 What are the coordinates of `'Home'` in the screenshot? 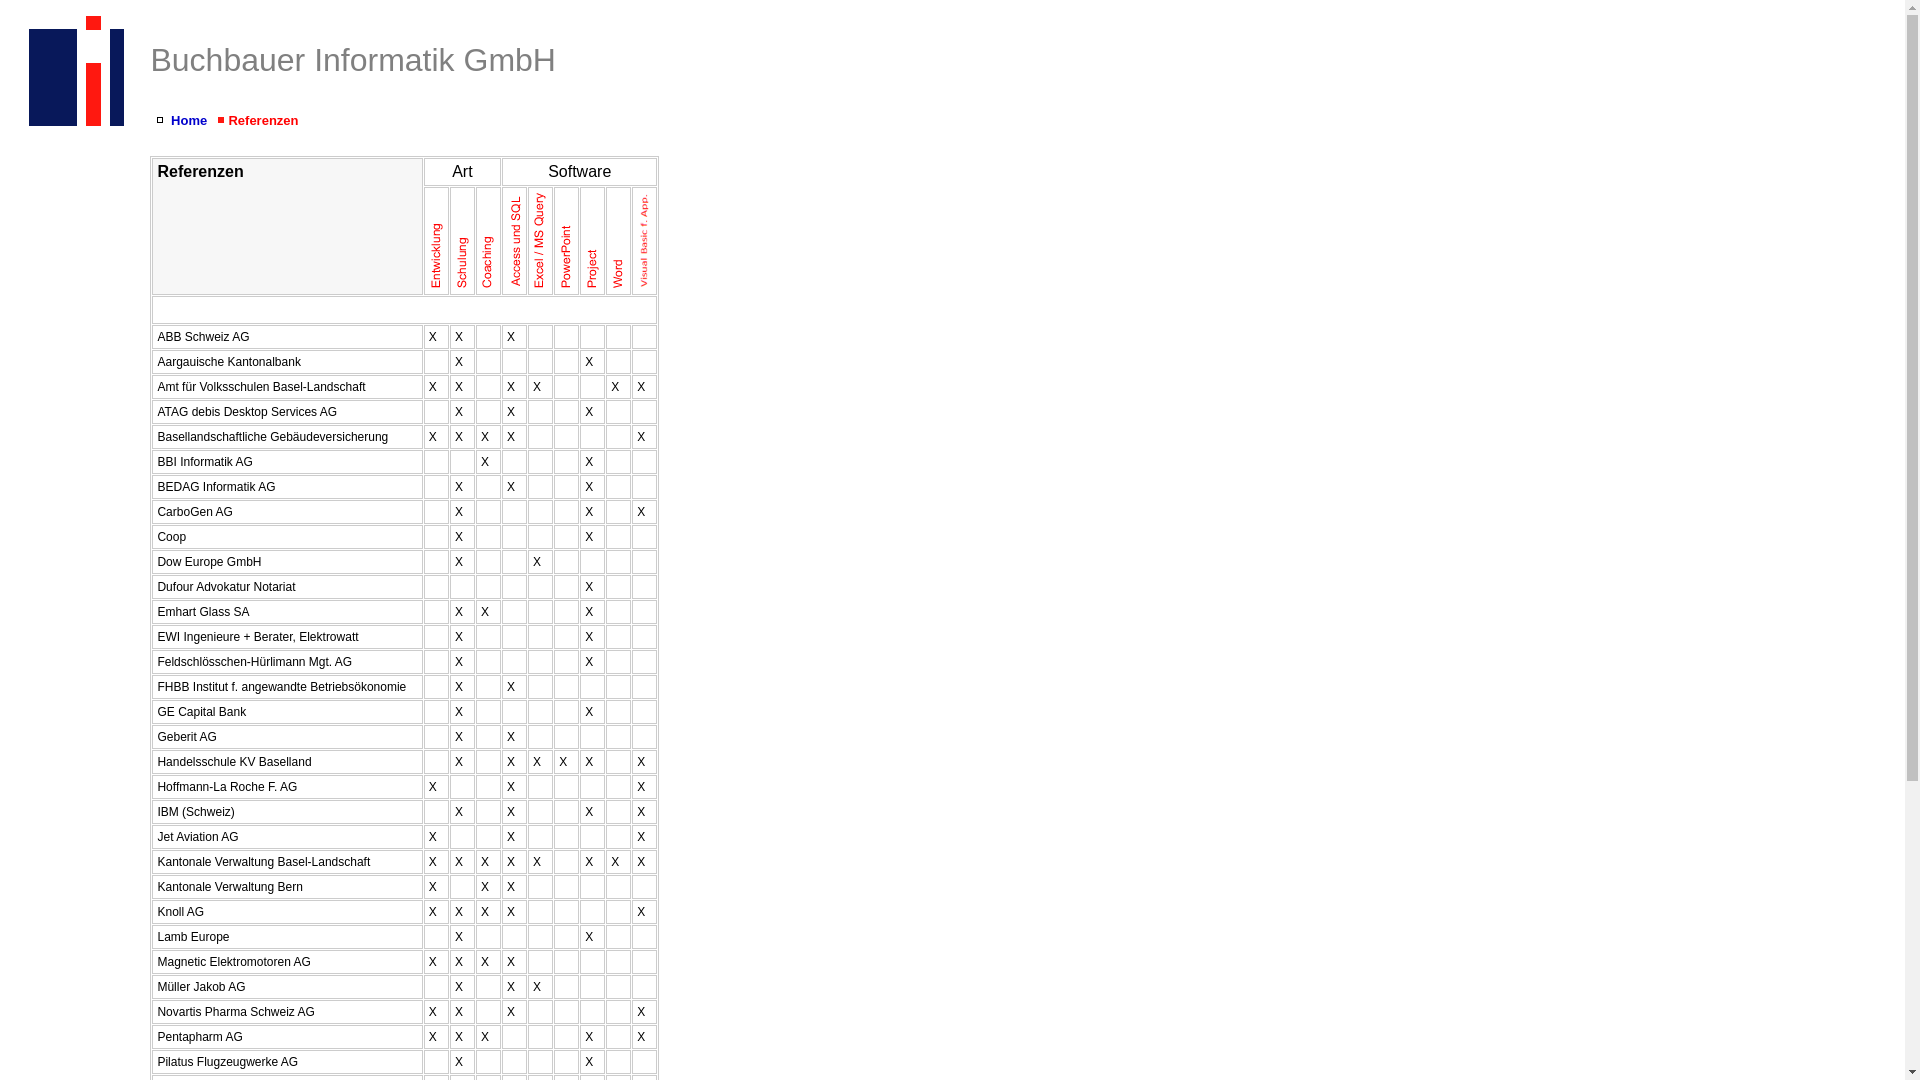 It's located at (188, 120).